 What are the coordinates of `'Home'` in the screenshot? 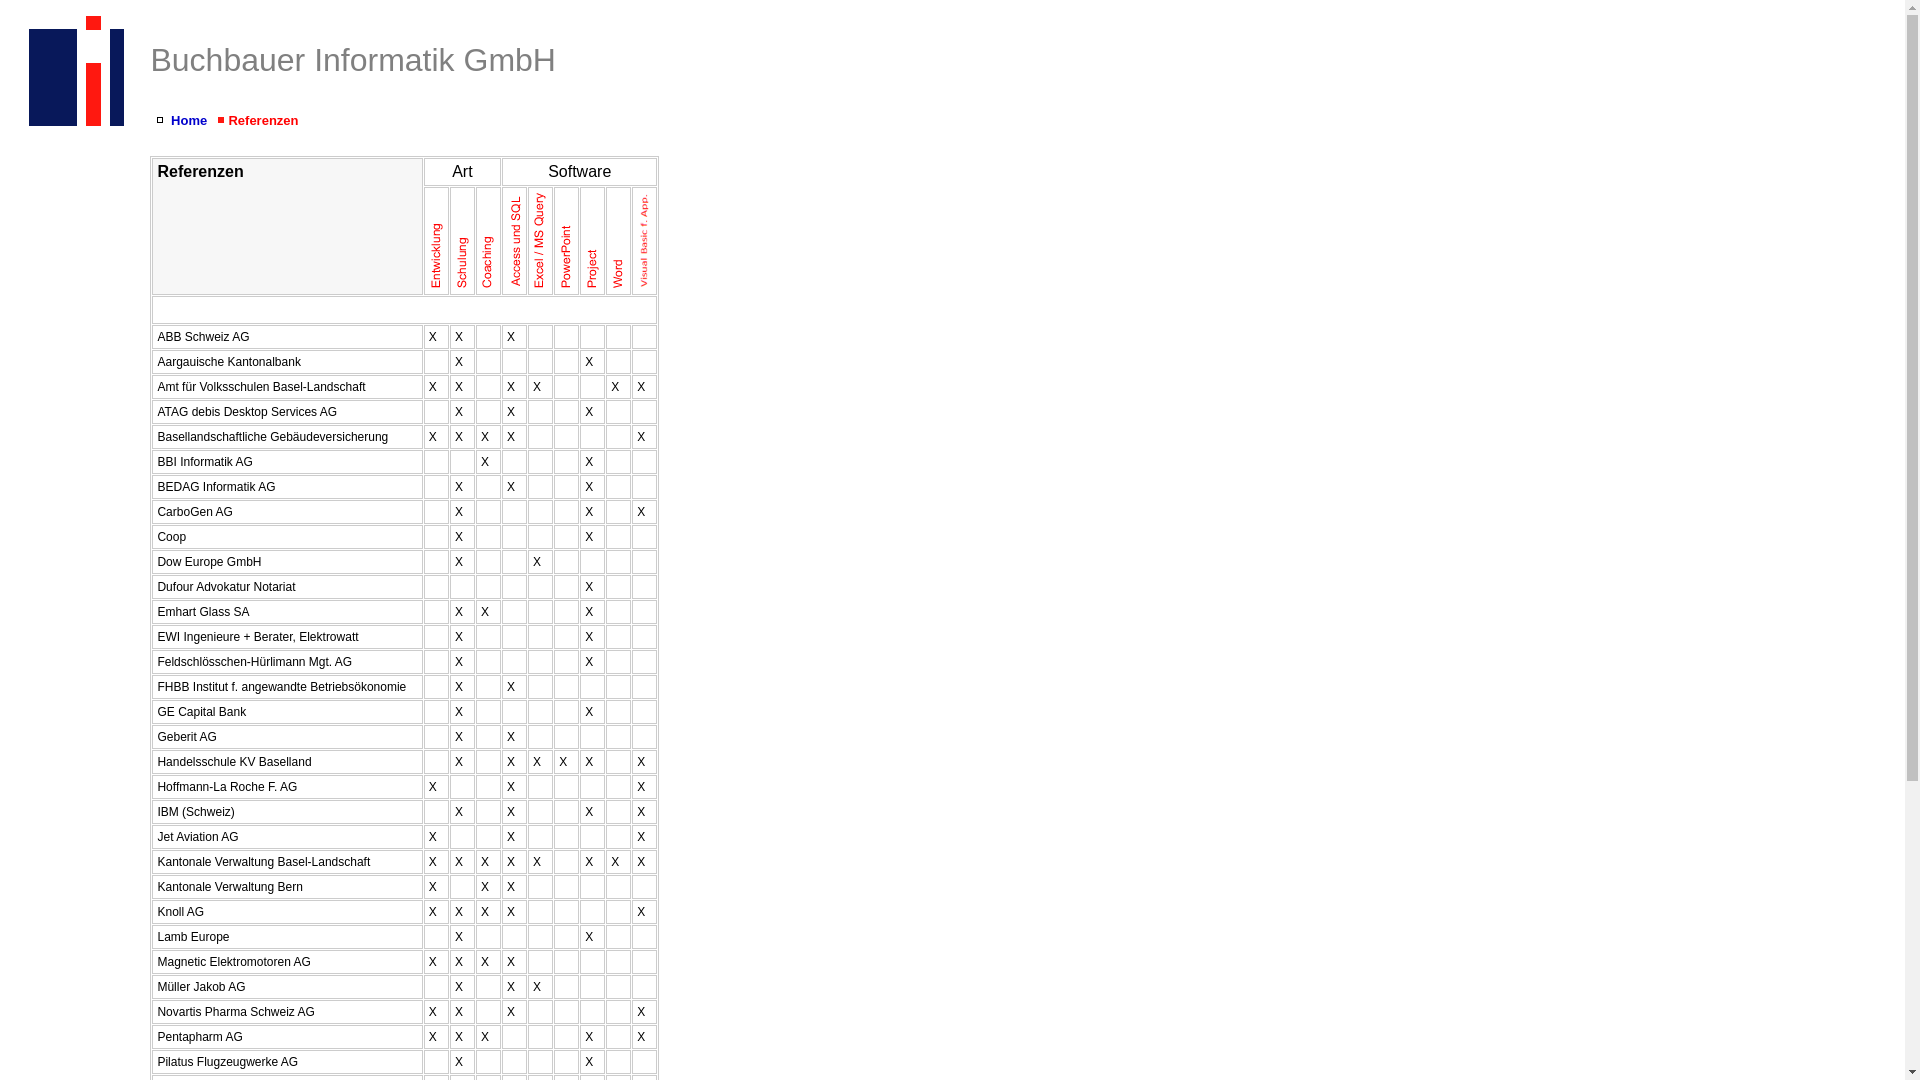 It's located at (188, 120).